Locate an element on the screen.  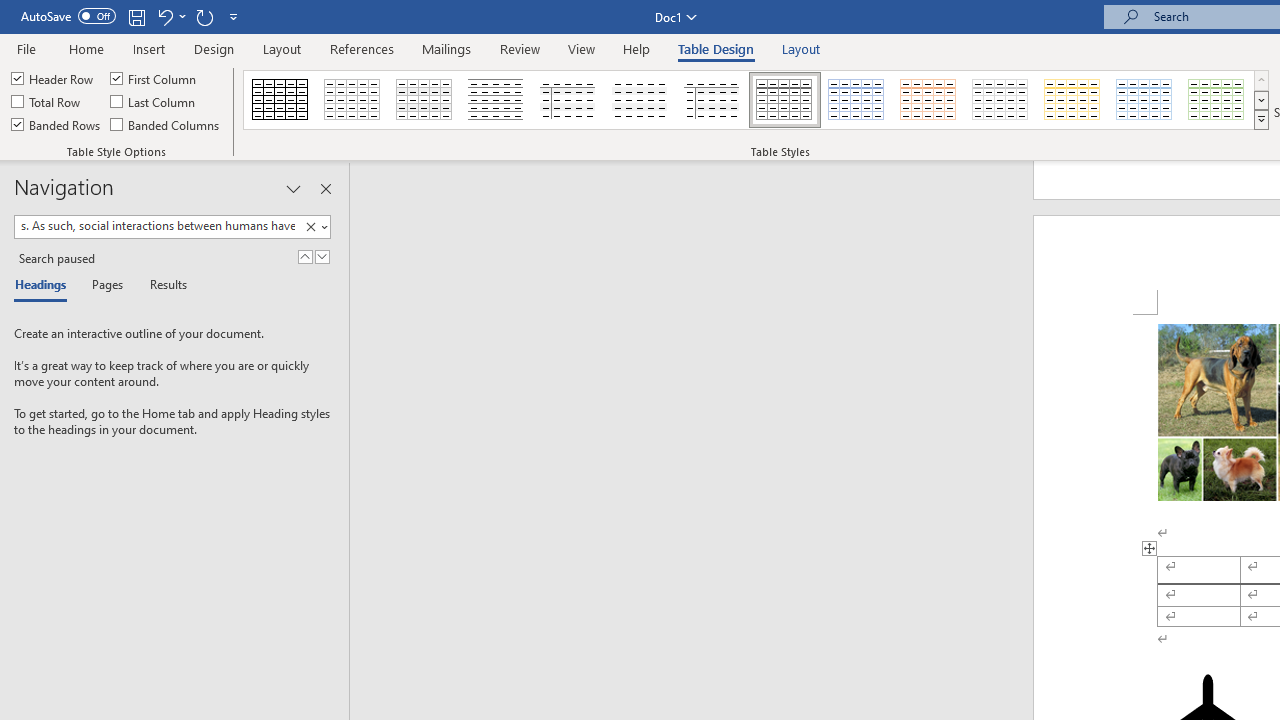
'Grid Table 1 Light - Accent 3' is located at coordinates (1000, 100).